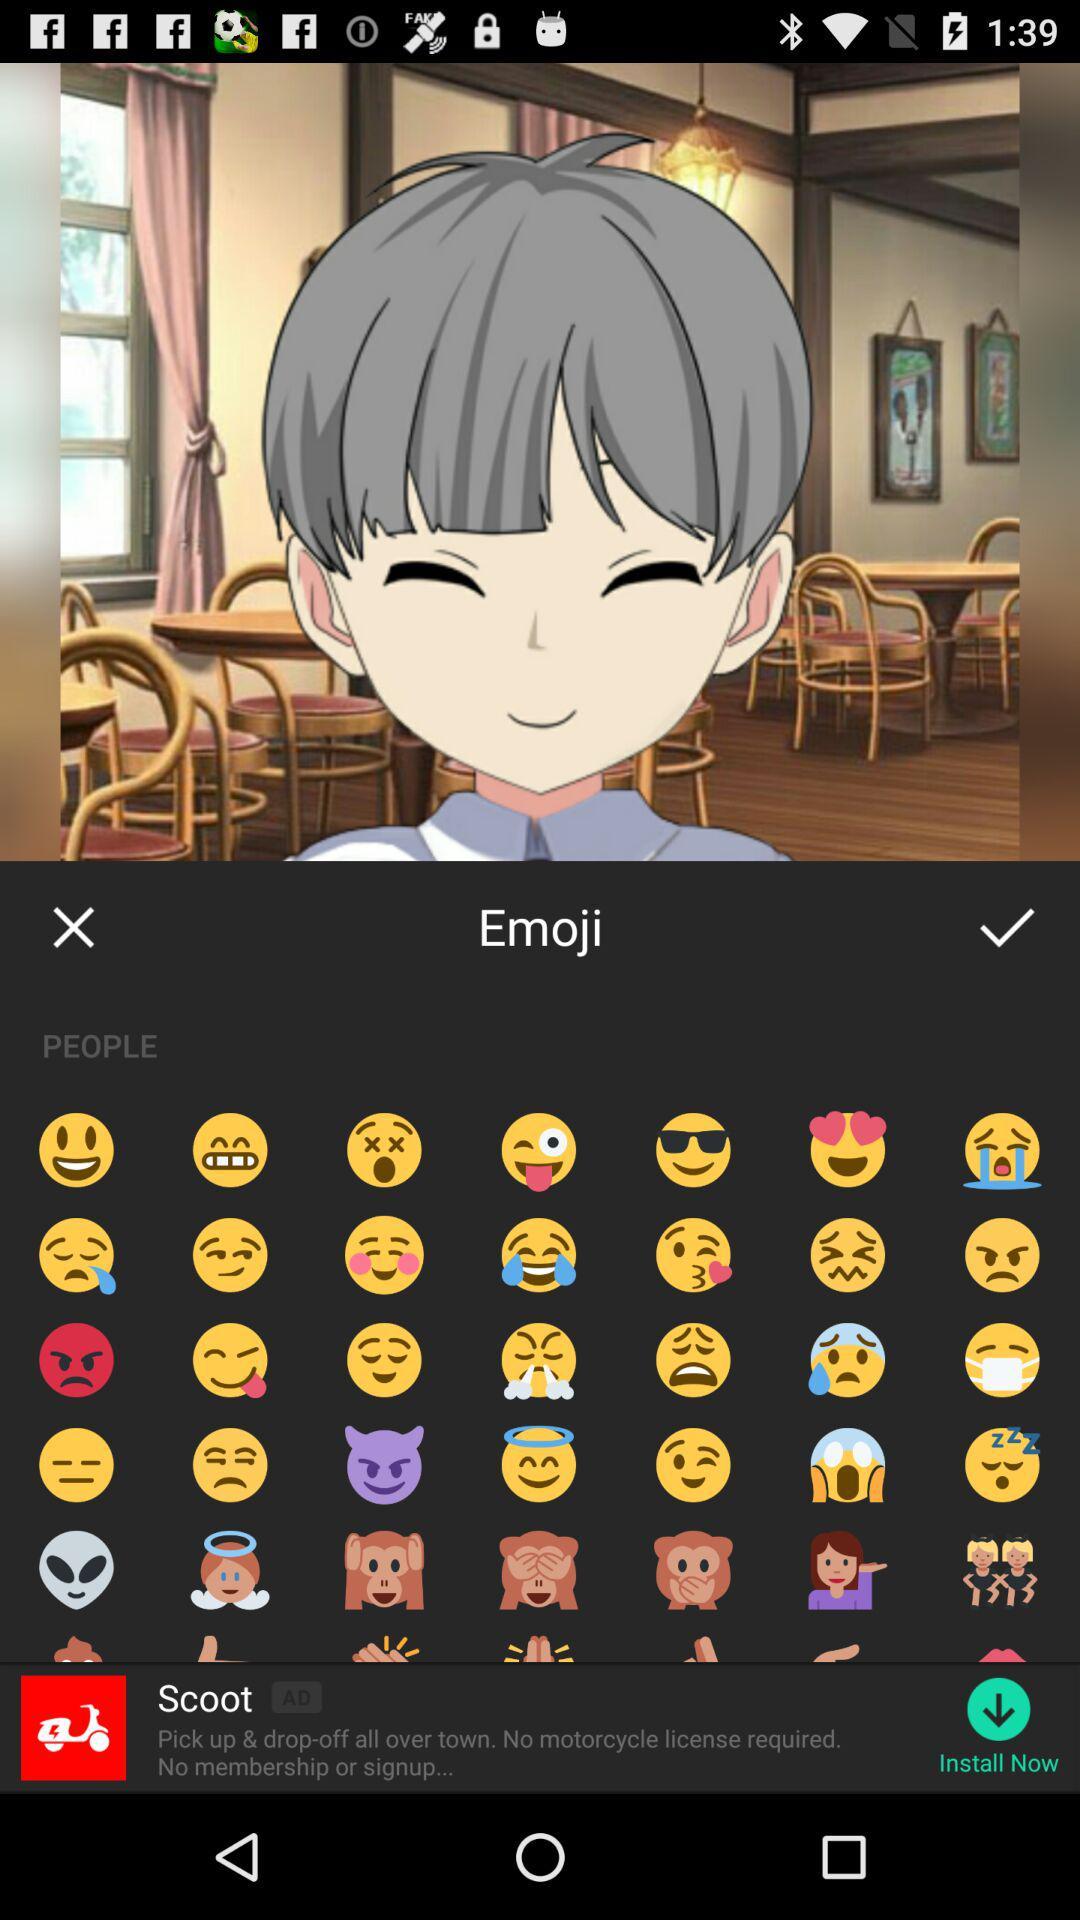 The width and height of the screenshot is (1080, 1920). Describe the element at coordinates (1006, 925) in the screenshot. I see `icon to the right of emoji item` at that location.